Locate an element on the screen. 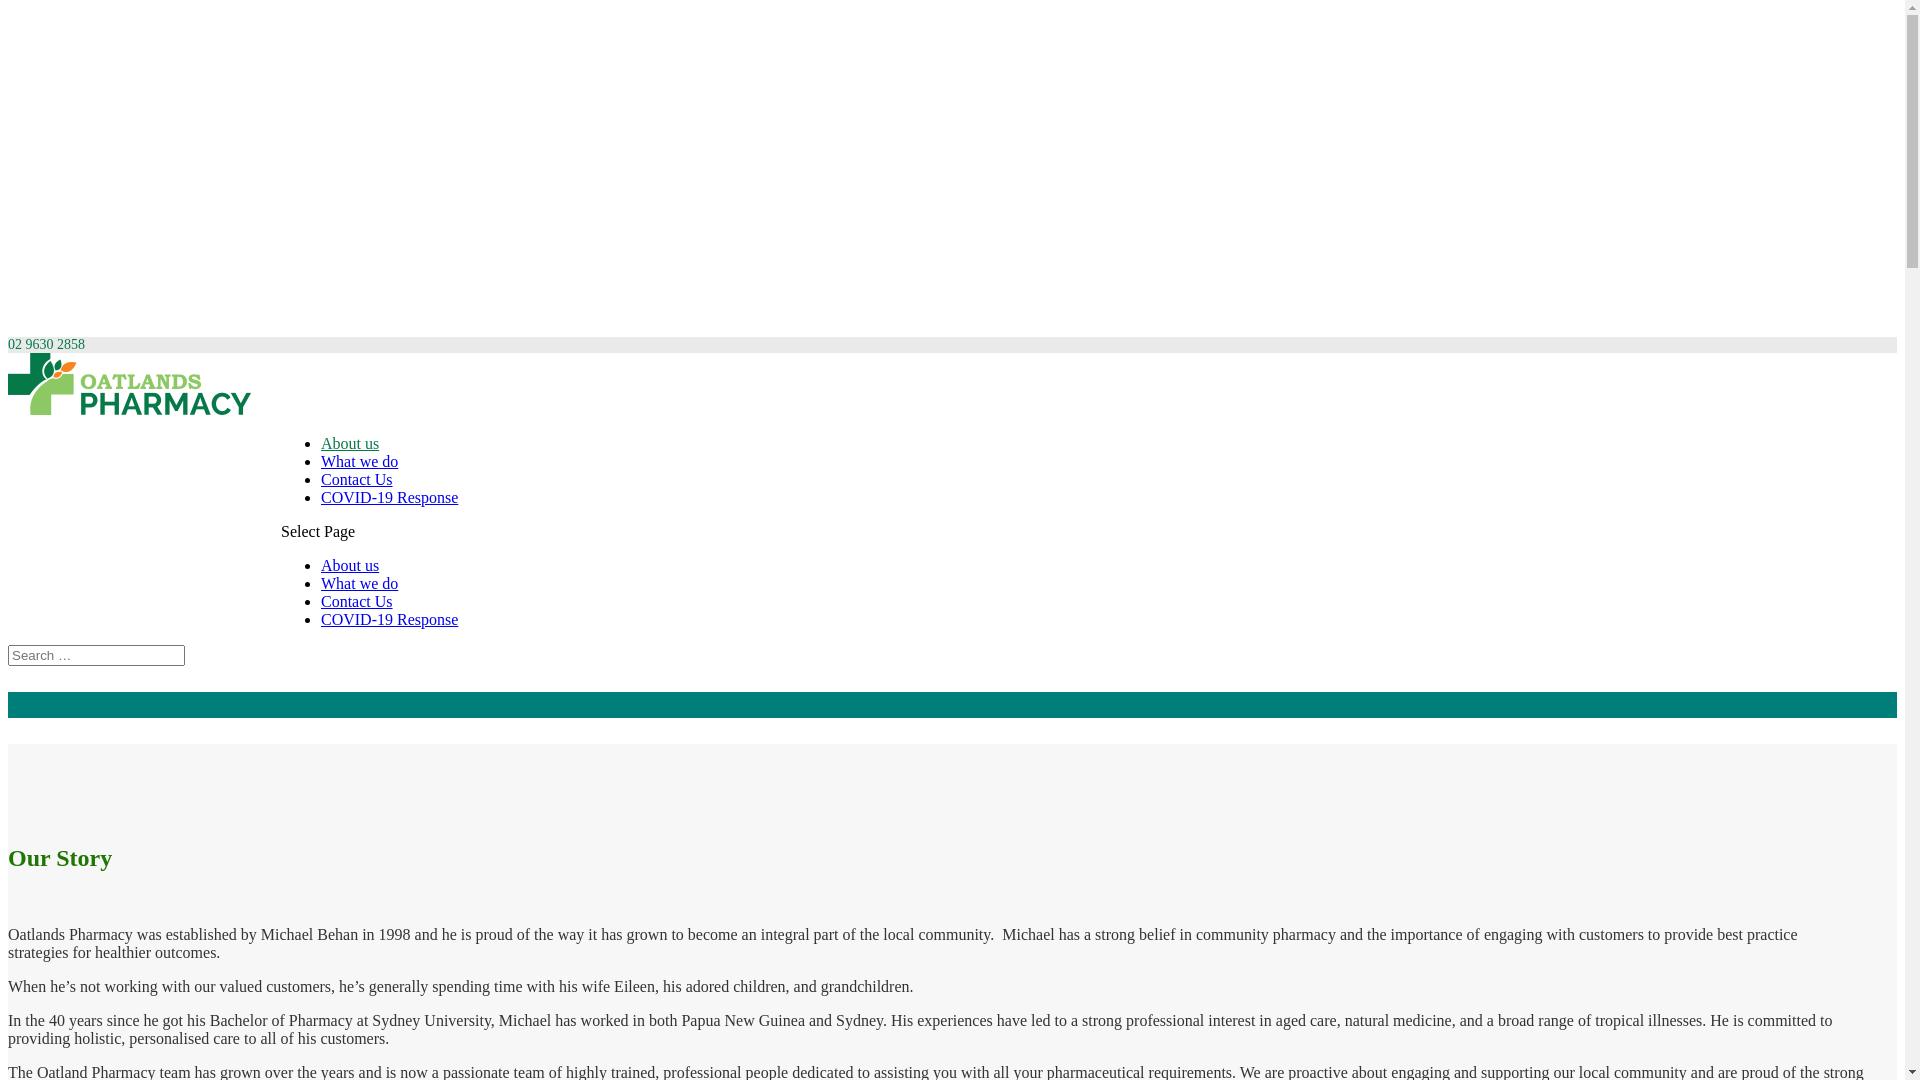 This screenshot has height=1080, width=1920. 'COVID-19 Response' is located at coordinates (389, 496).